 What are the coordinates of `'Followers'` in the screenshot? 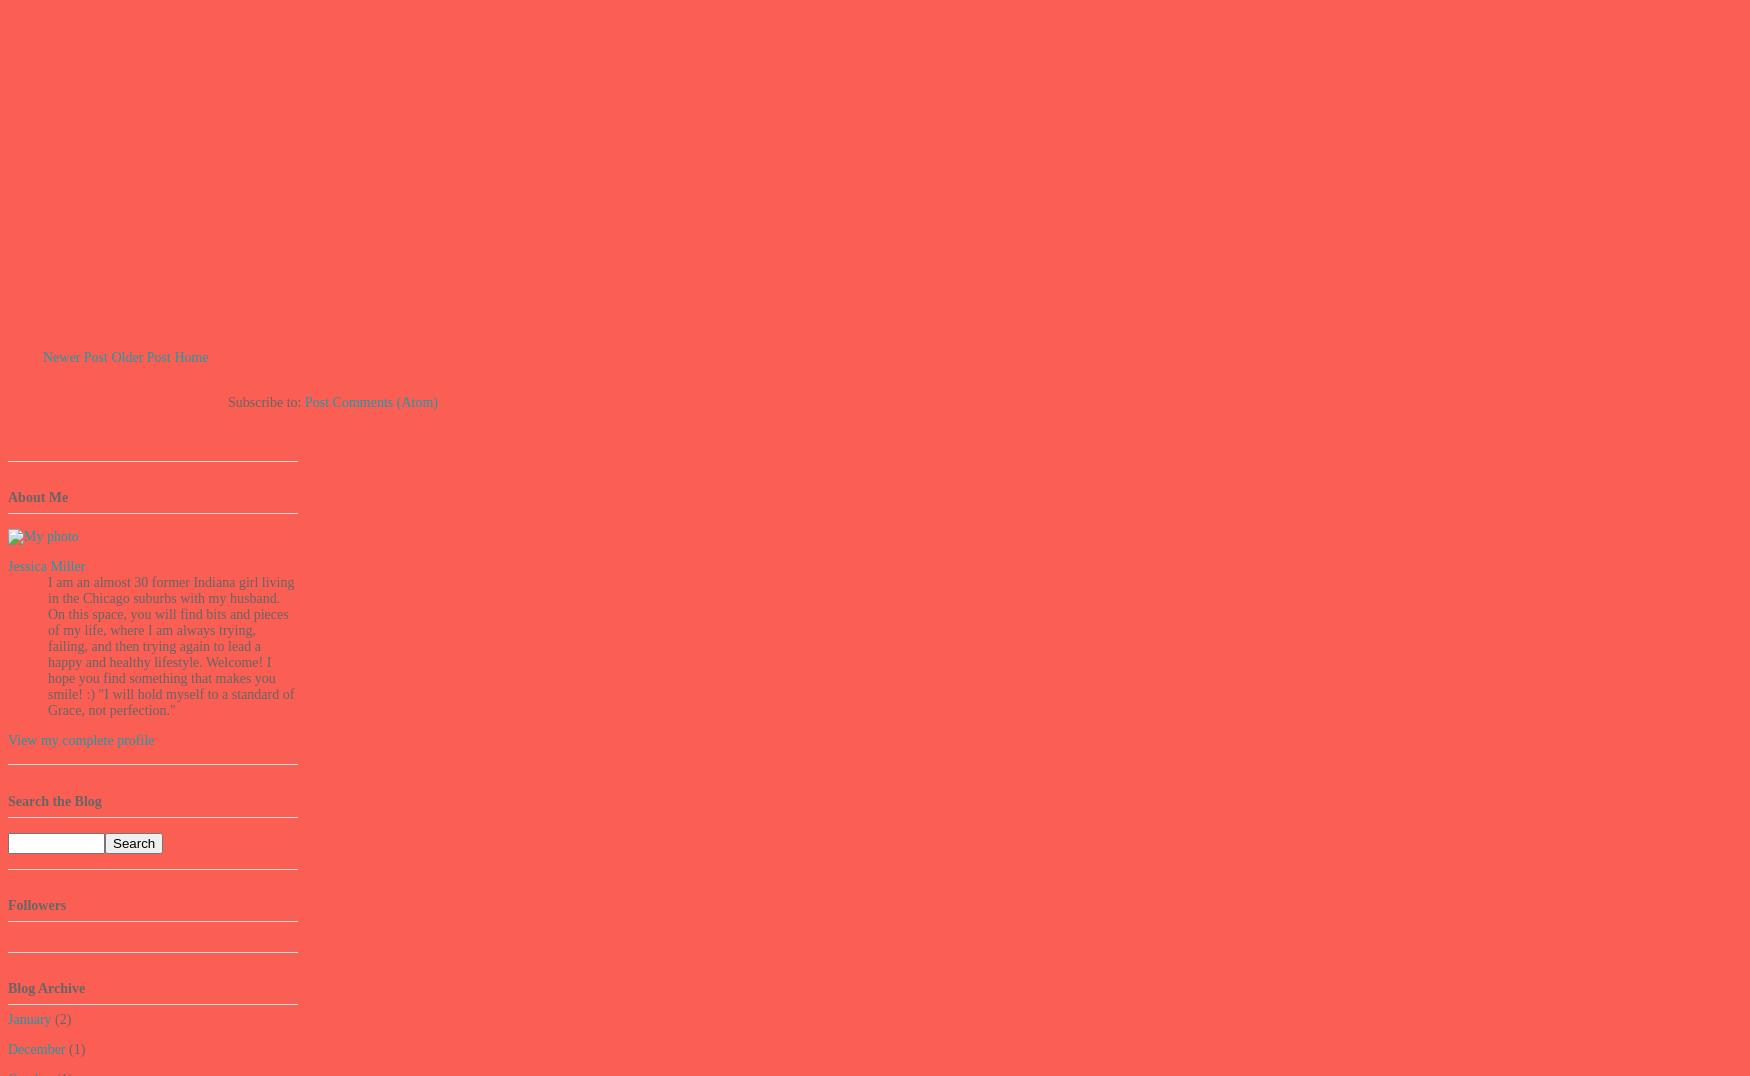 It's located at (35, 904).